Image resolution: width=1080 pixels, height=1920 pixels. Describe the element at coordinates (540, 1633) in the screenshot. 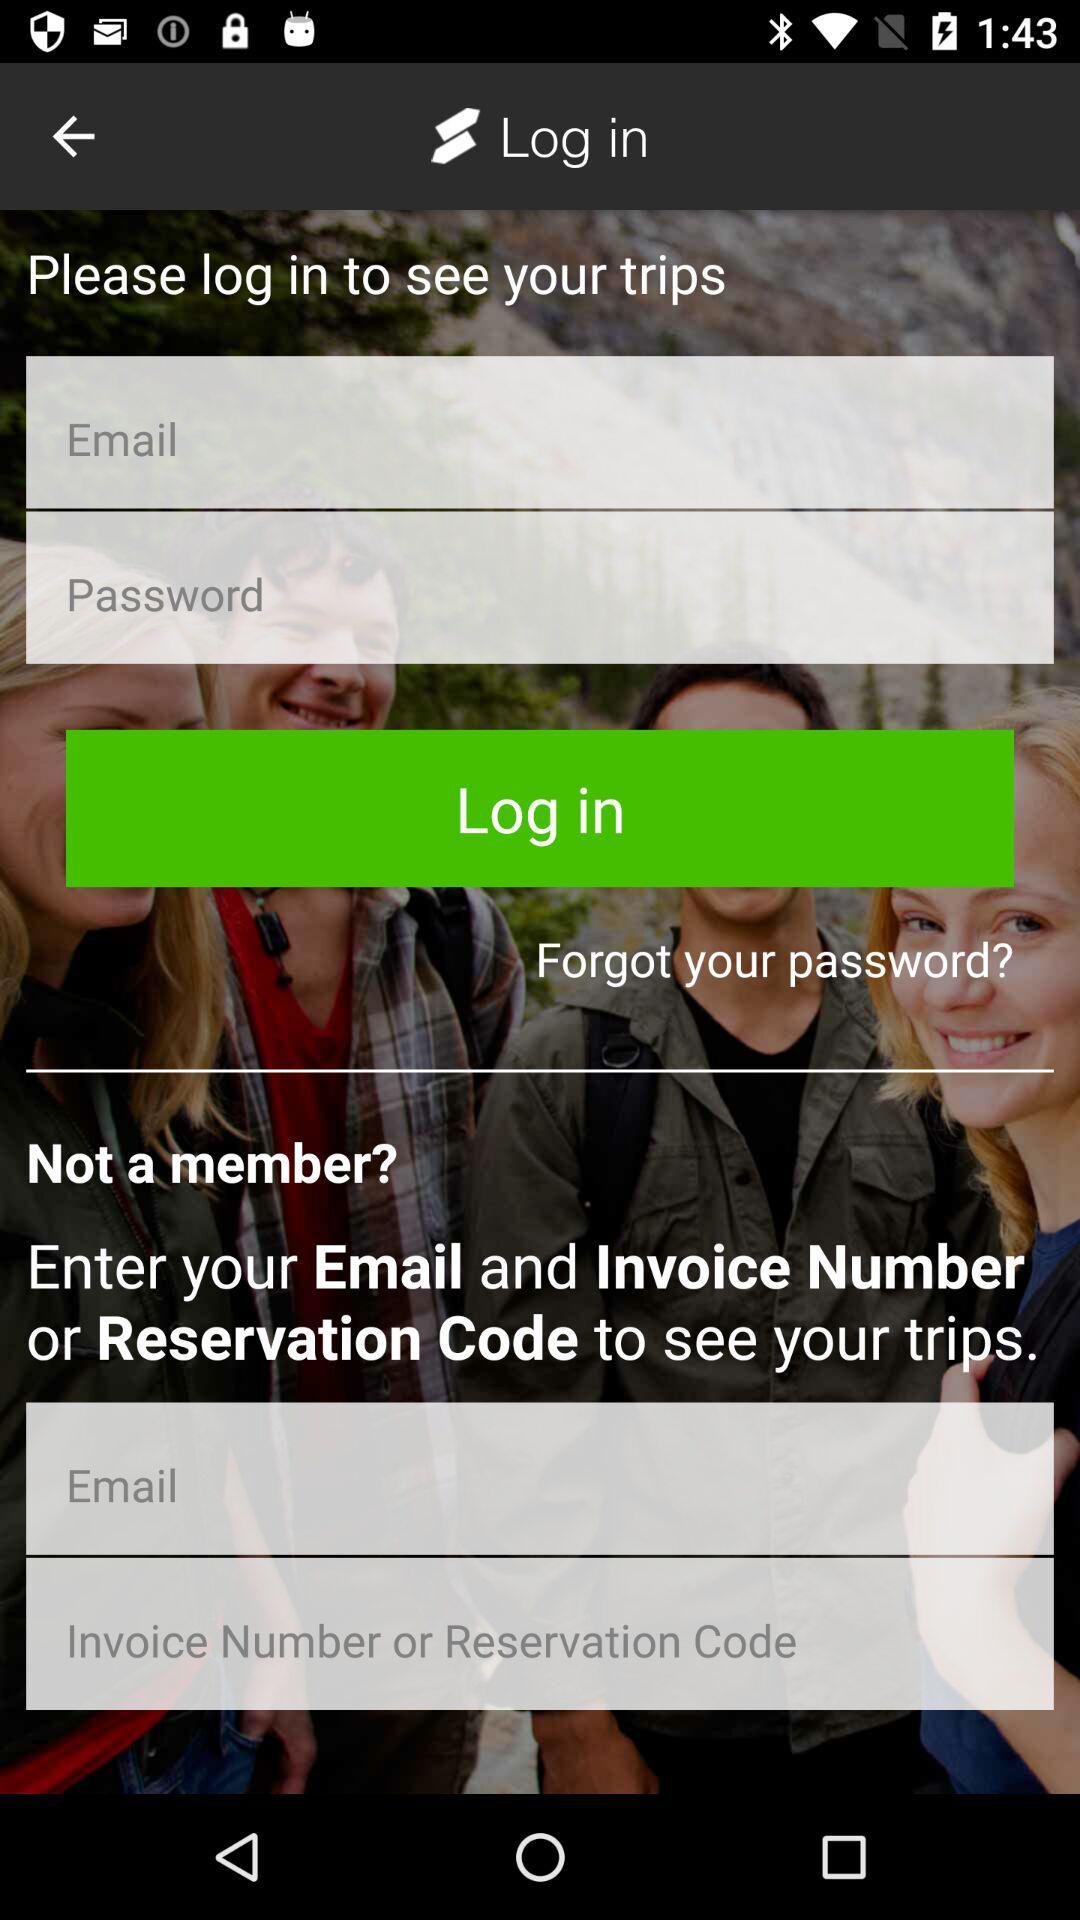

I see `reservation/invoice input box` at that location.